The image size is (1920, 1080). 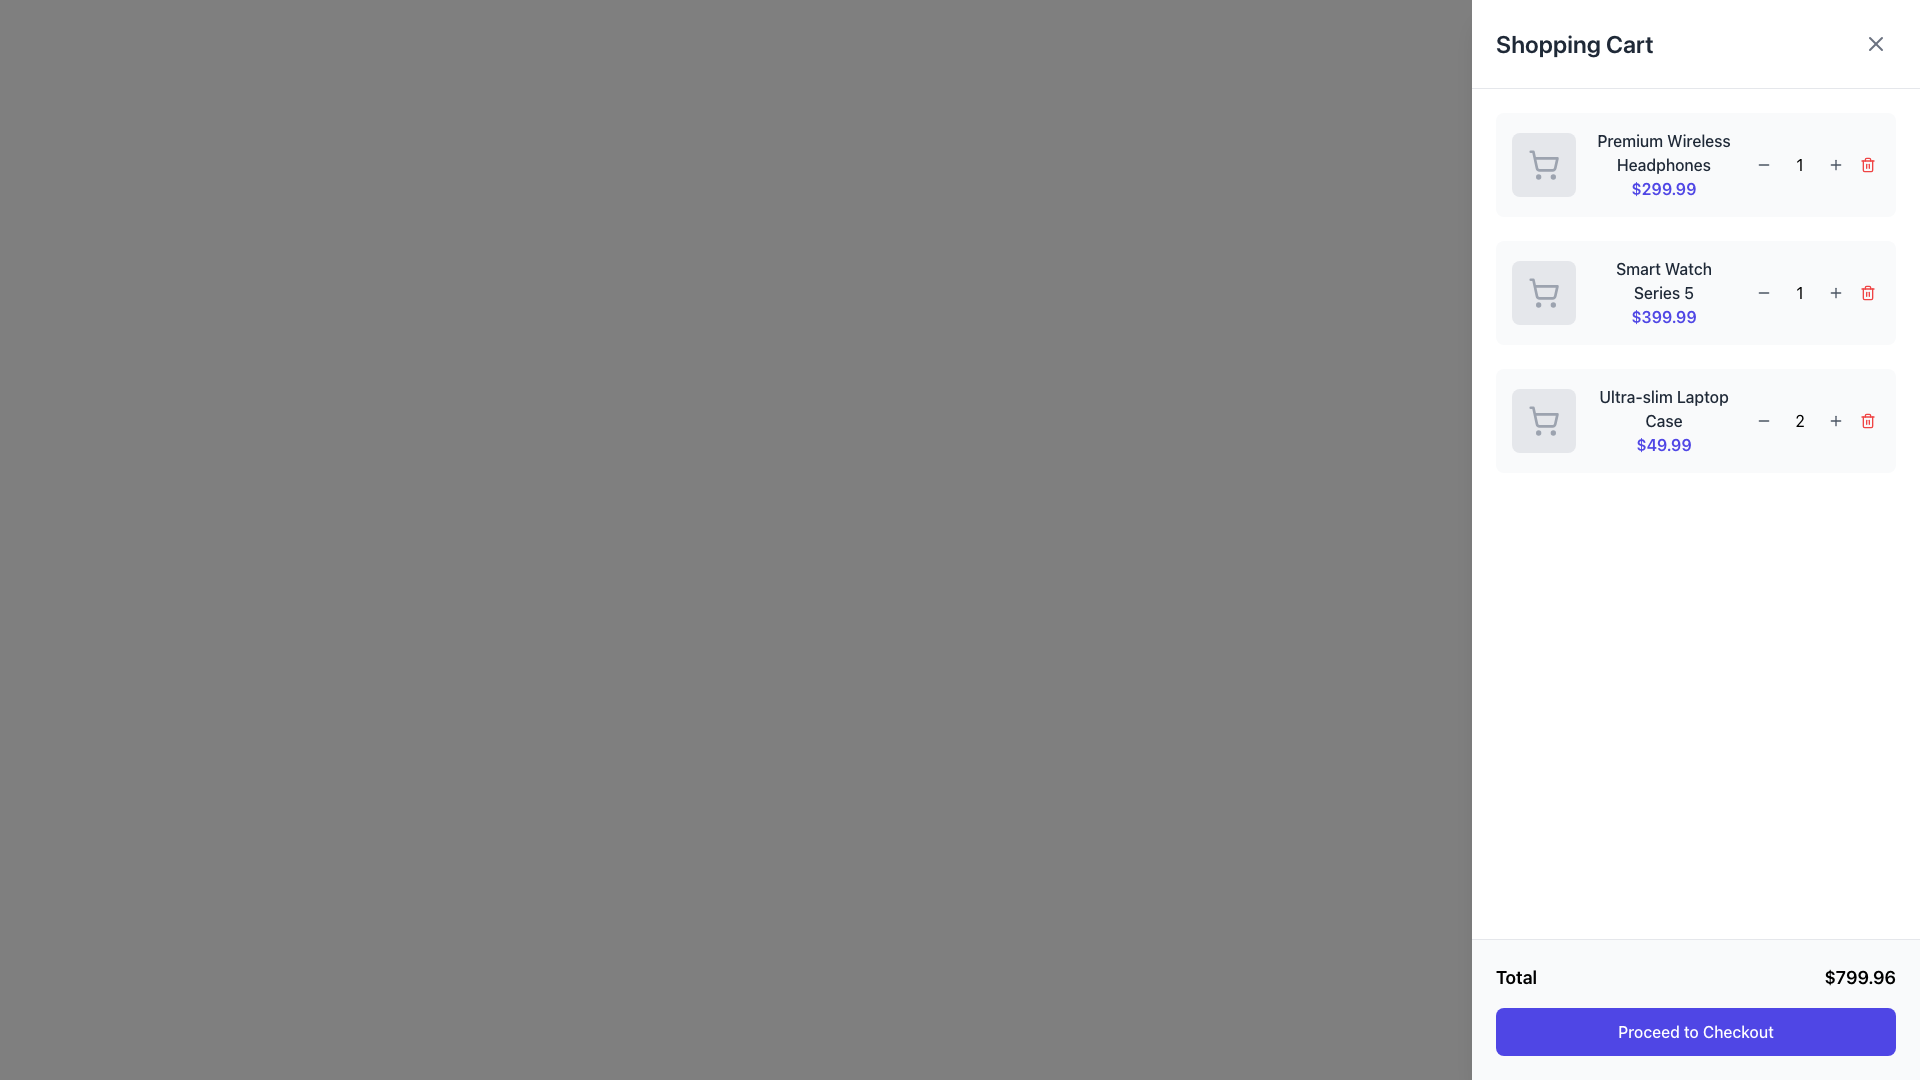 What do you see at coordinates (1664, 293) in the screenshot?
I see `the text display showing the product name 'Smart Watch Series 5' and price '$399.99' in the second product card of the shopping cart interface` at bounding box center [1664, 293].